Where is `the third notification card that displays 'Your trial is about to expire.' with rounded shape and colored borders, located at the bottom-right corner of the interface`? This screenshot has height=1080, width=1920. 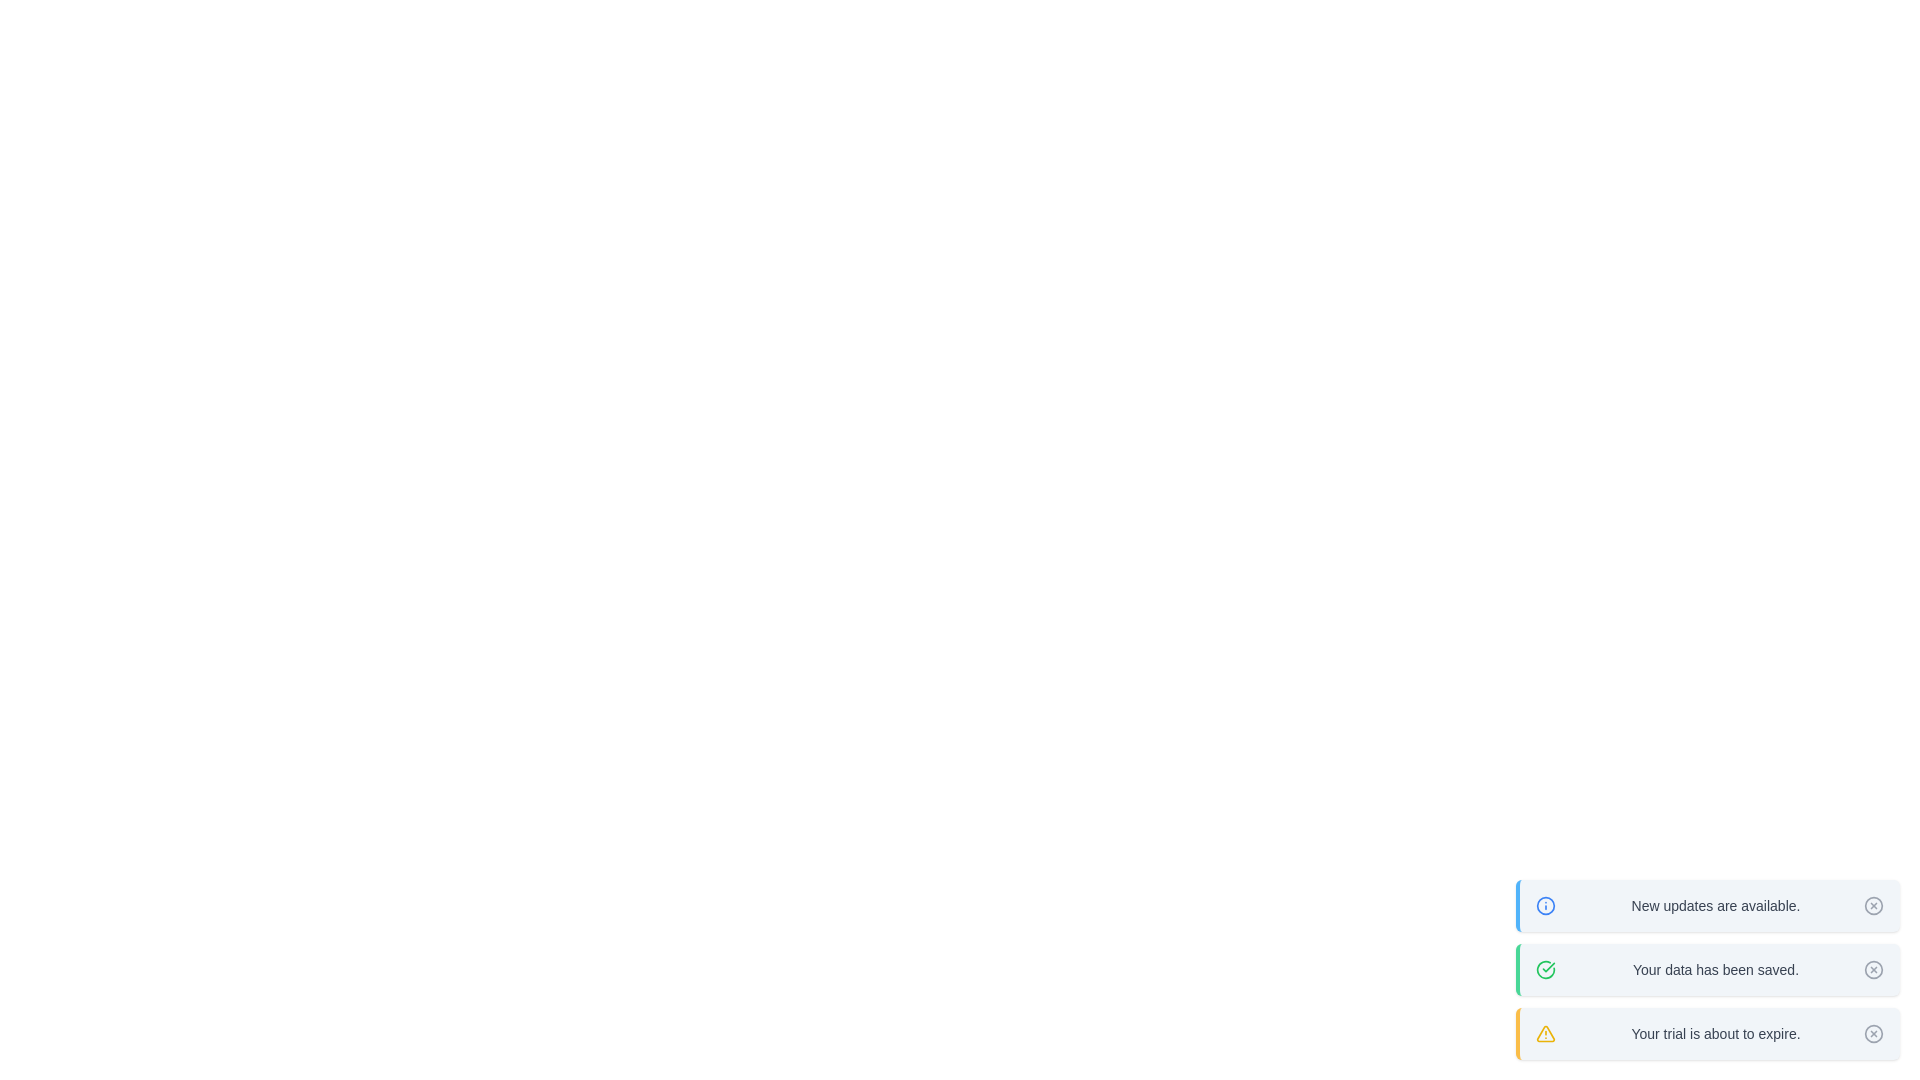
the third notification card that displays 'Your trial is about to expire.' with rounded shape and colored borders, located at the bottom-right corner of the interface is located at coordinates (1707, 1033).